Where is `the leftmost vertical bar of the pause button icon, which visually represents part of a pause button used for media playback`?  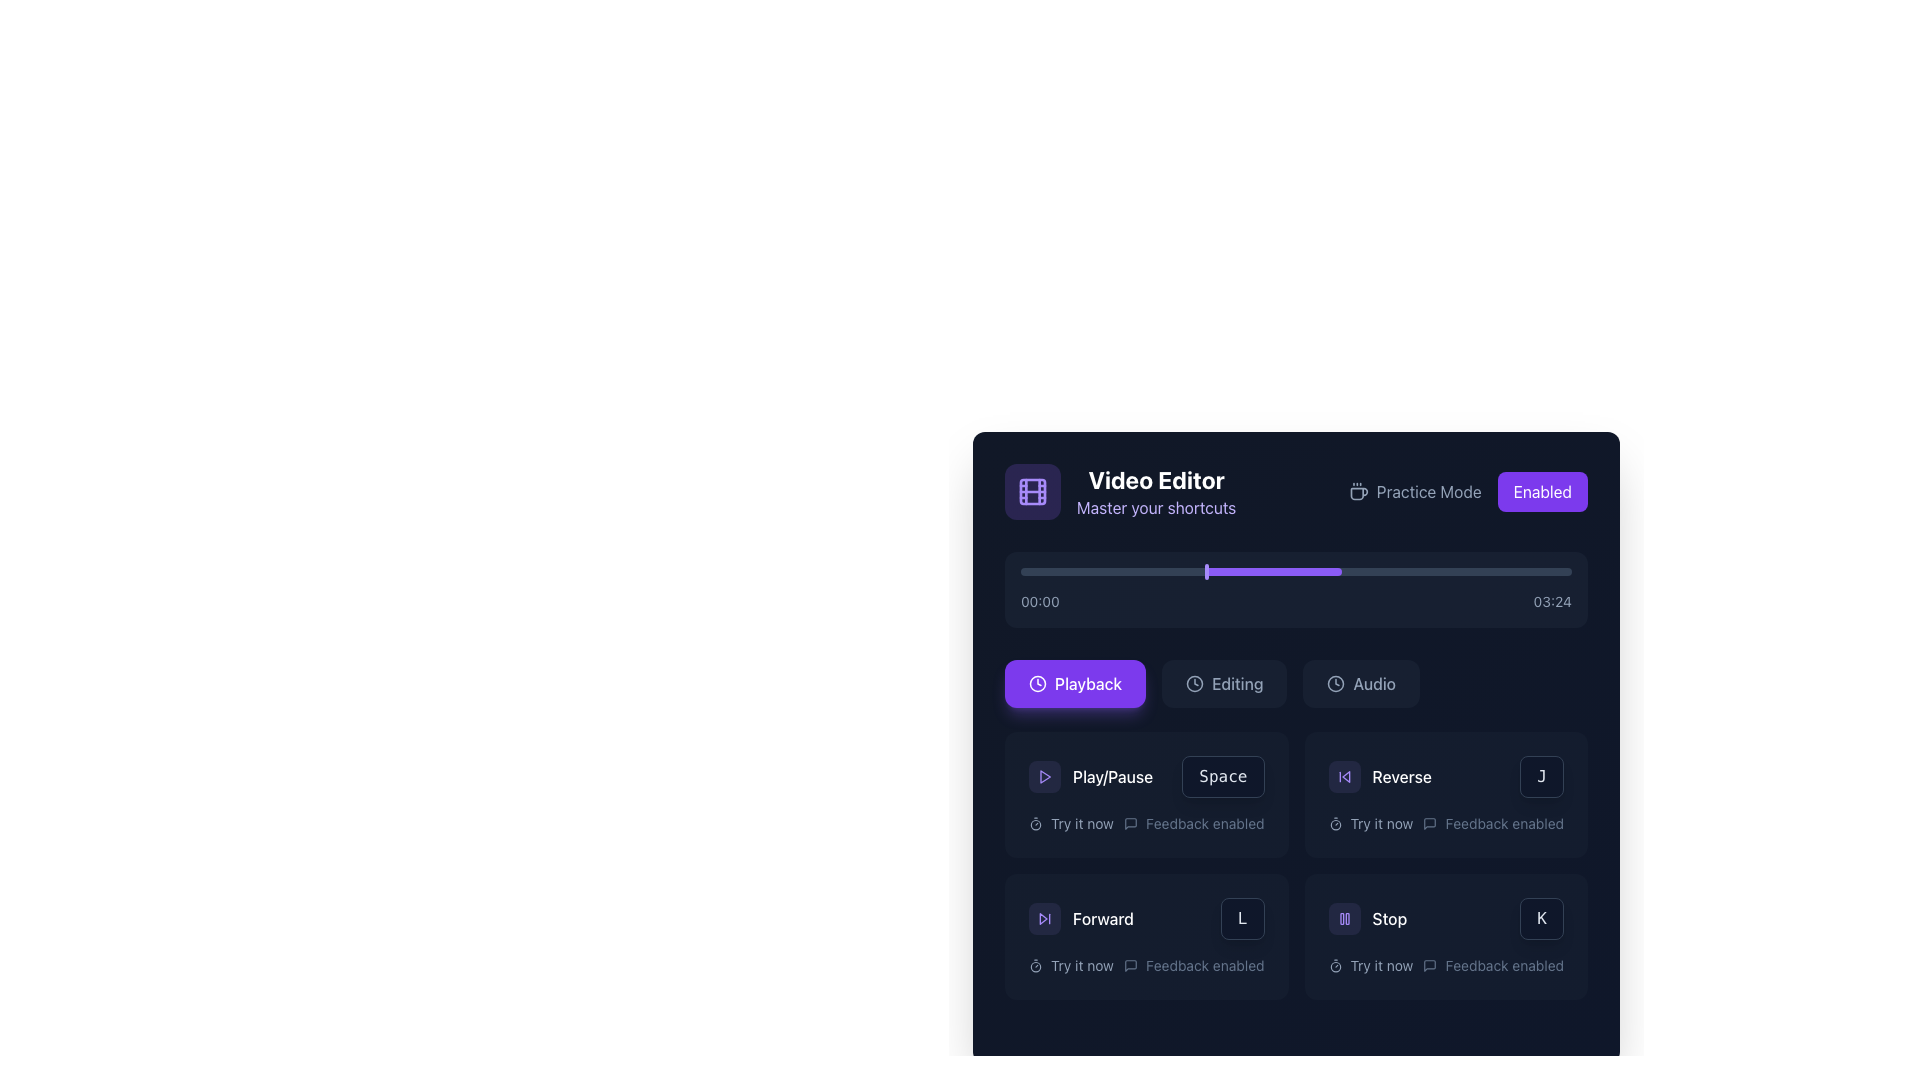 the leftmost vertical bar of the pause button icon, which visually represents part of a pause button used for media playback is located at coordinates (1341, 918).